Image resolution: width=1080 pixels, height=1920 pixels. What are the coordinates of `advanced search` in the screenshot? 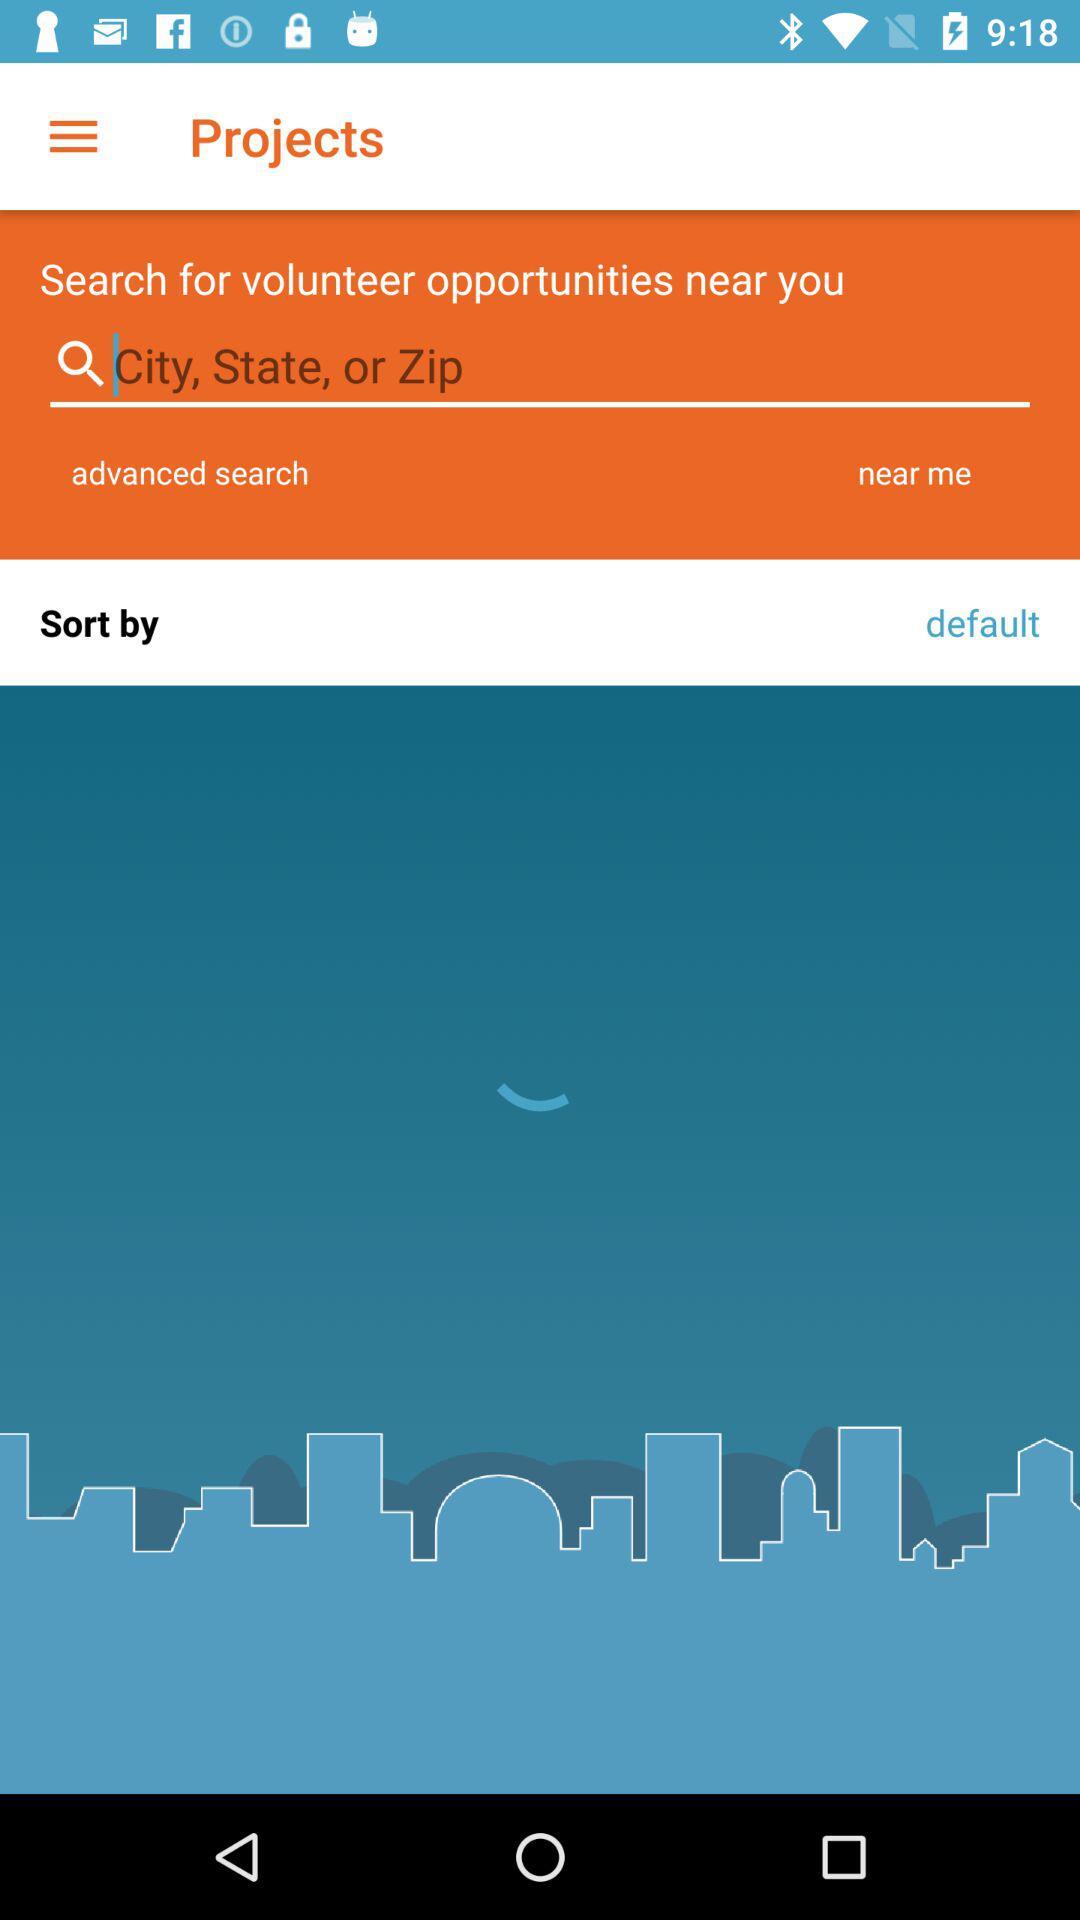 It's located at (190, 471).